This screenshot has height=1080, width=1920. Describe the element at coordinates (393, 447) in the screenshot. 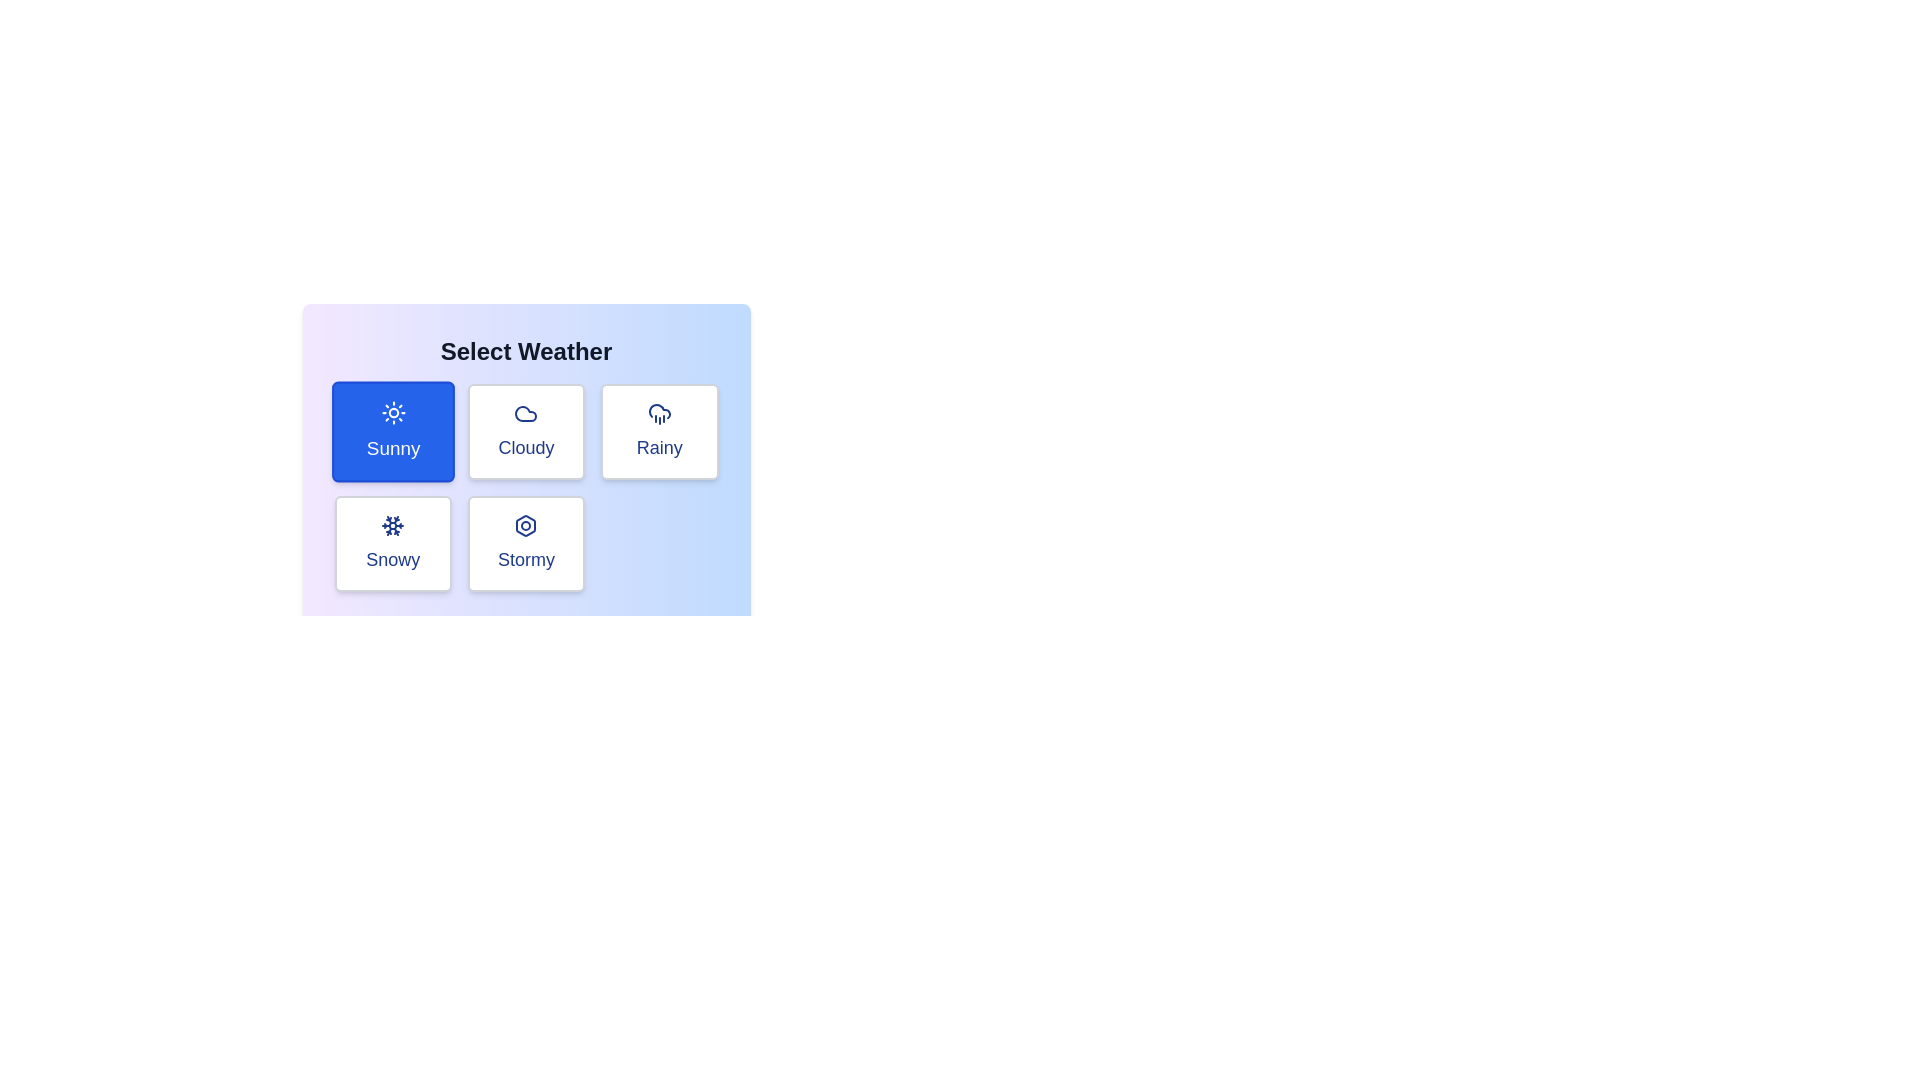

I see `text label indicating the weather condition 'Sunny', which is positioned below the sun icon in the top-left corner of the weather options grid` at that location.